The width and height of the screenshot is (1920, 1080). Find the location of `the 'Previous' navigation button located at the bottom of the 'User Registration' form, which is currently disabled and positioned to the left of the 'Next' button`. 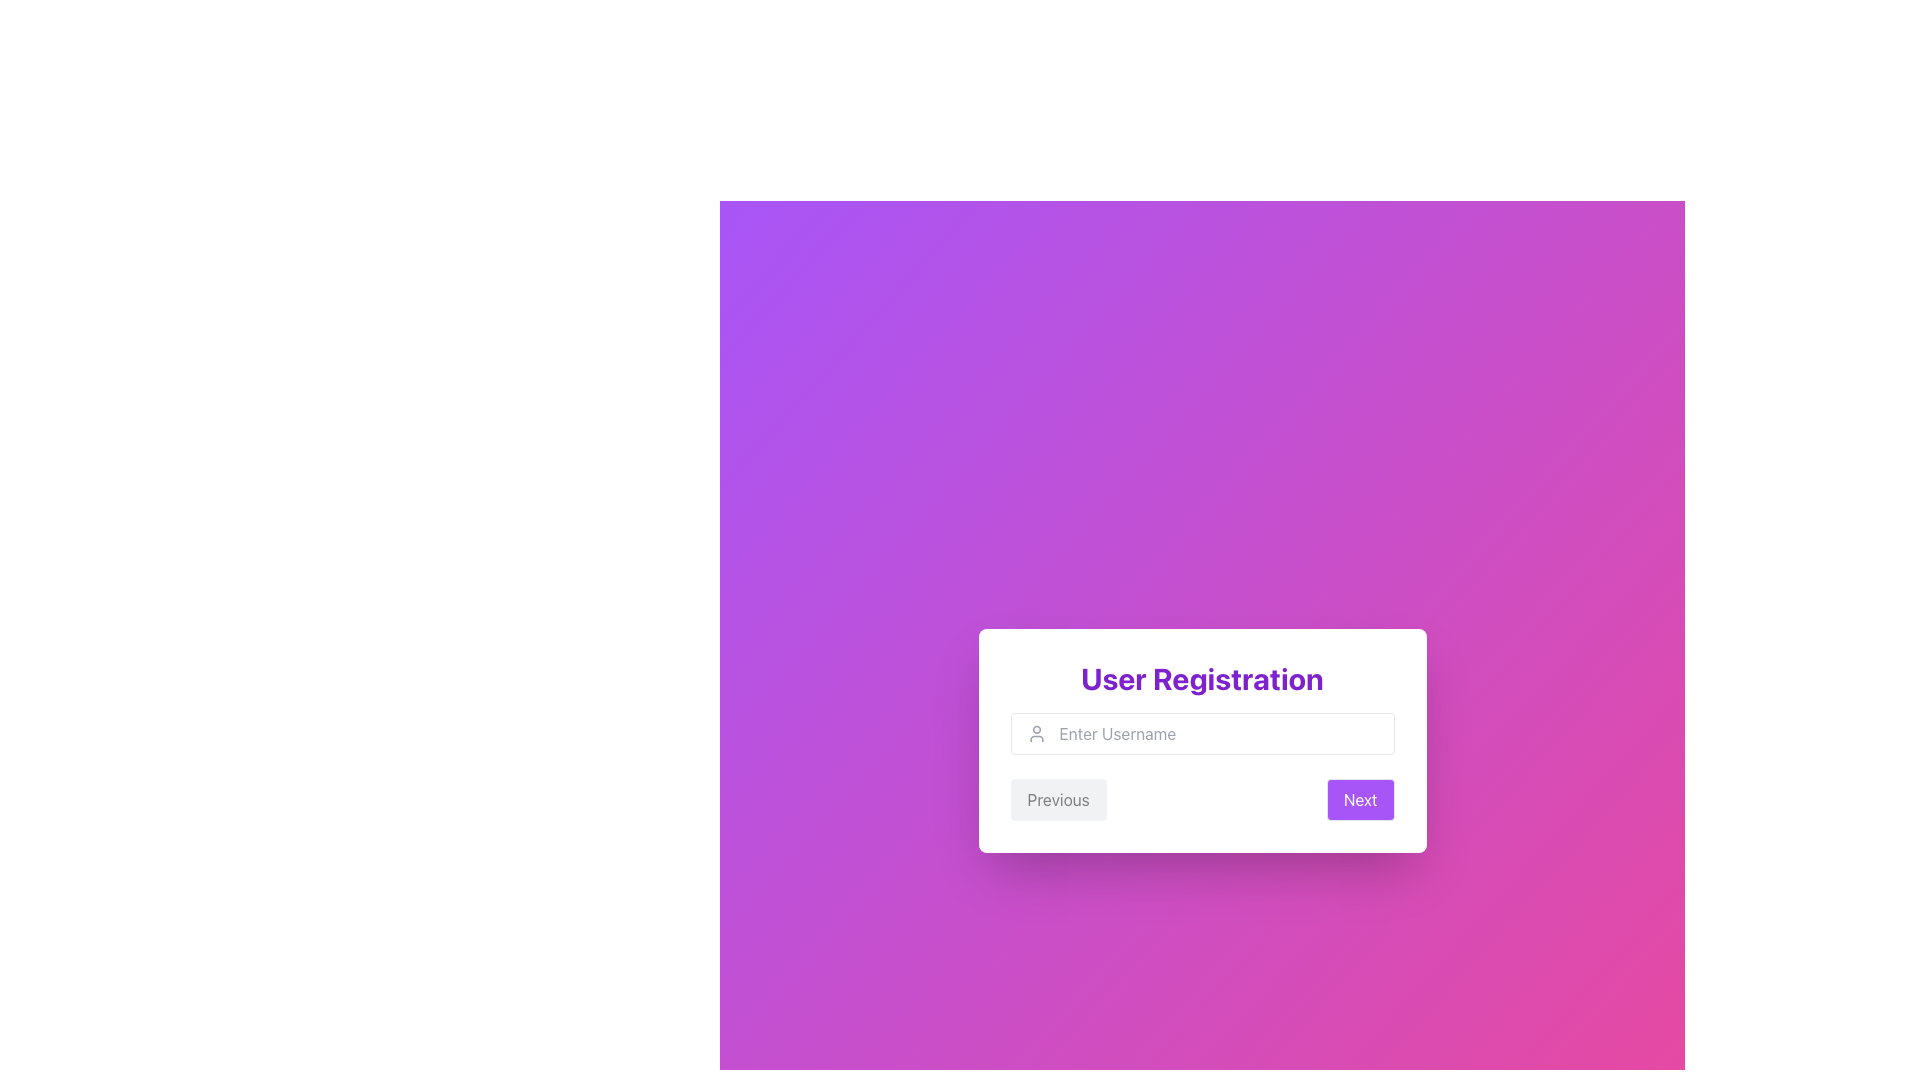

the 'Previous' navigation button located at the bottom of the 'User Registration' form, which is currently disabled and positioned to the left of the 'Next' button is located at coordinates (1057, 798).